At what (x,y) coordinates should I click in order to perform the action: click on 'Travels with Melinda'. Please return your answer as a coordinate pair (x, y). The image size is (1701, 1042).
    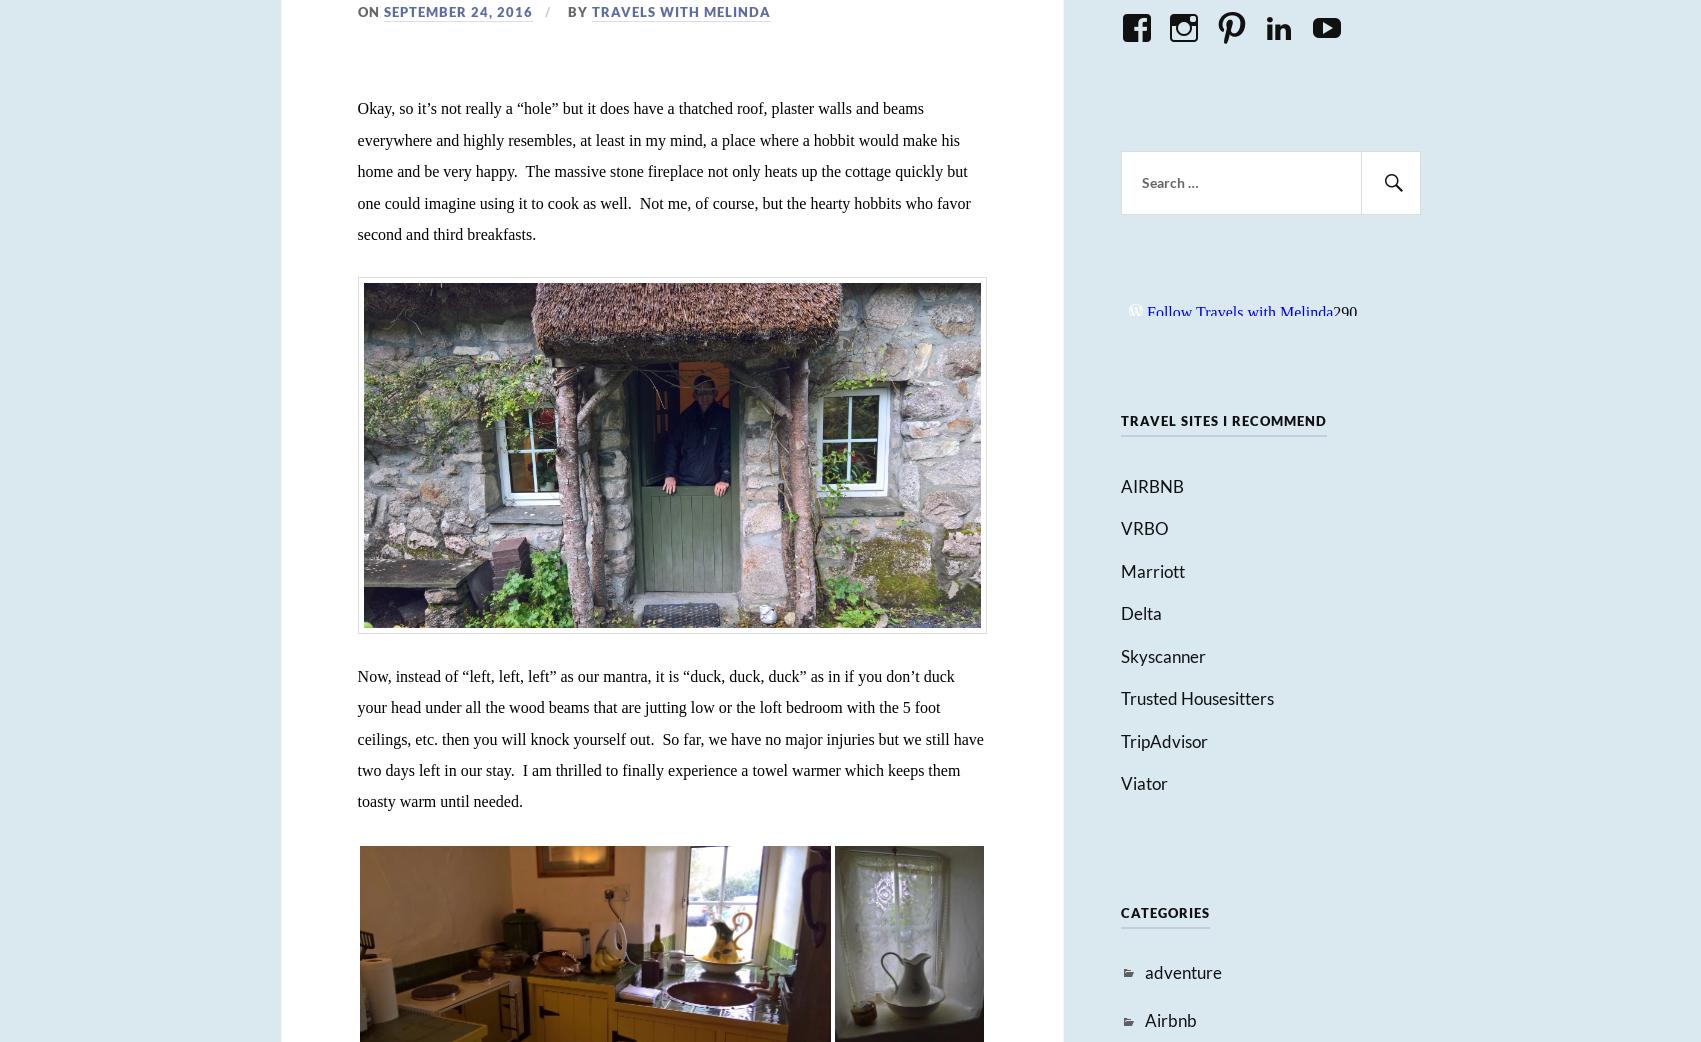
    Looking at the image, I should click on (680, 10).